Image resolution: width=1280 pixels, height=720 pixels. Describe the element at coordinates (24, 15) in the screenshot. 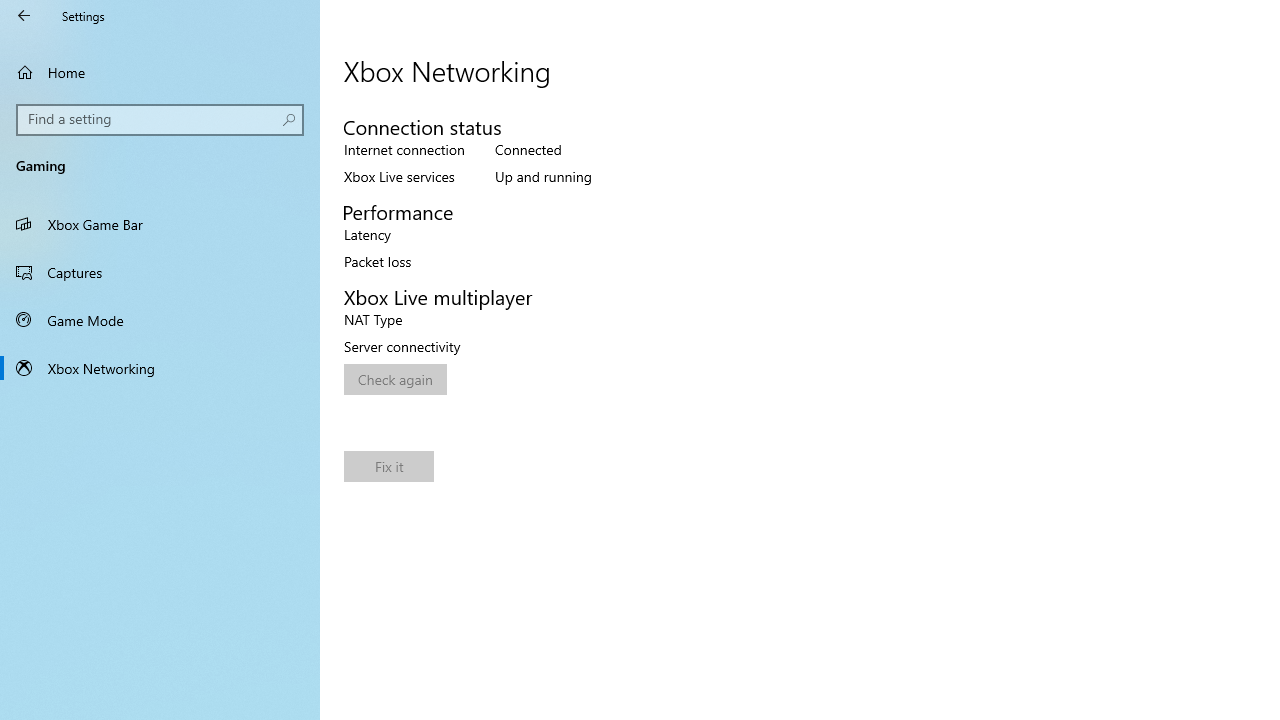

I see `'Back'` at that location.